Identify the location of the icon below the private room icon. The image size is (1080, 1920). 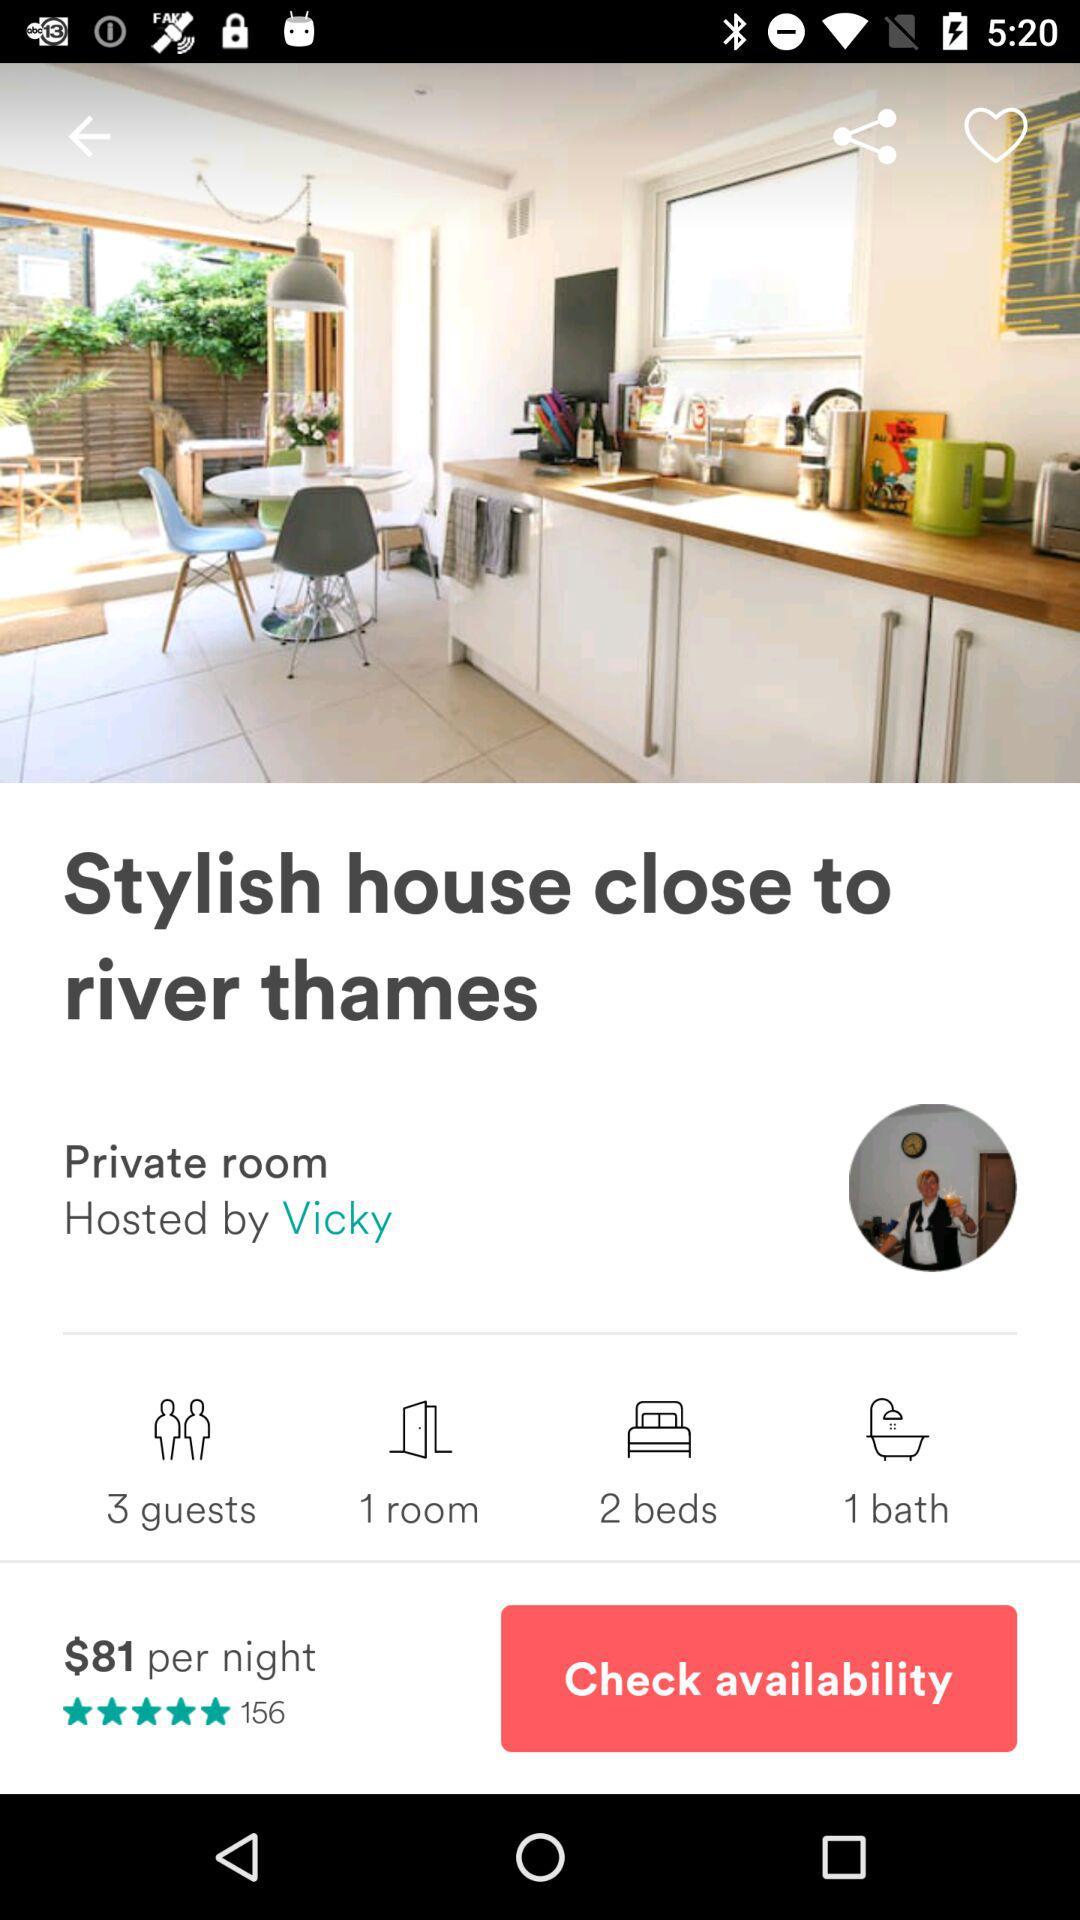
(226, 1215).